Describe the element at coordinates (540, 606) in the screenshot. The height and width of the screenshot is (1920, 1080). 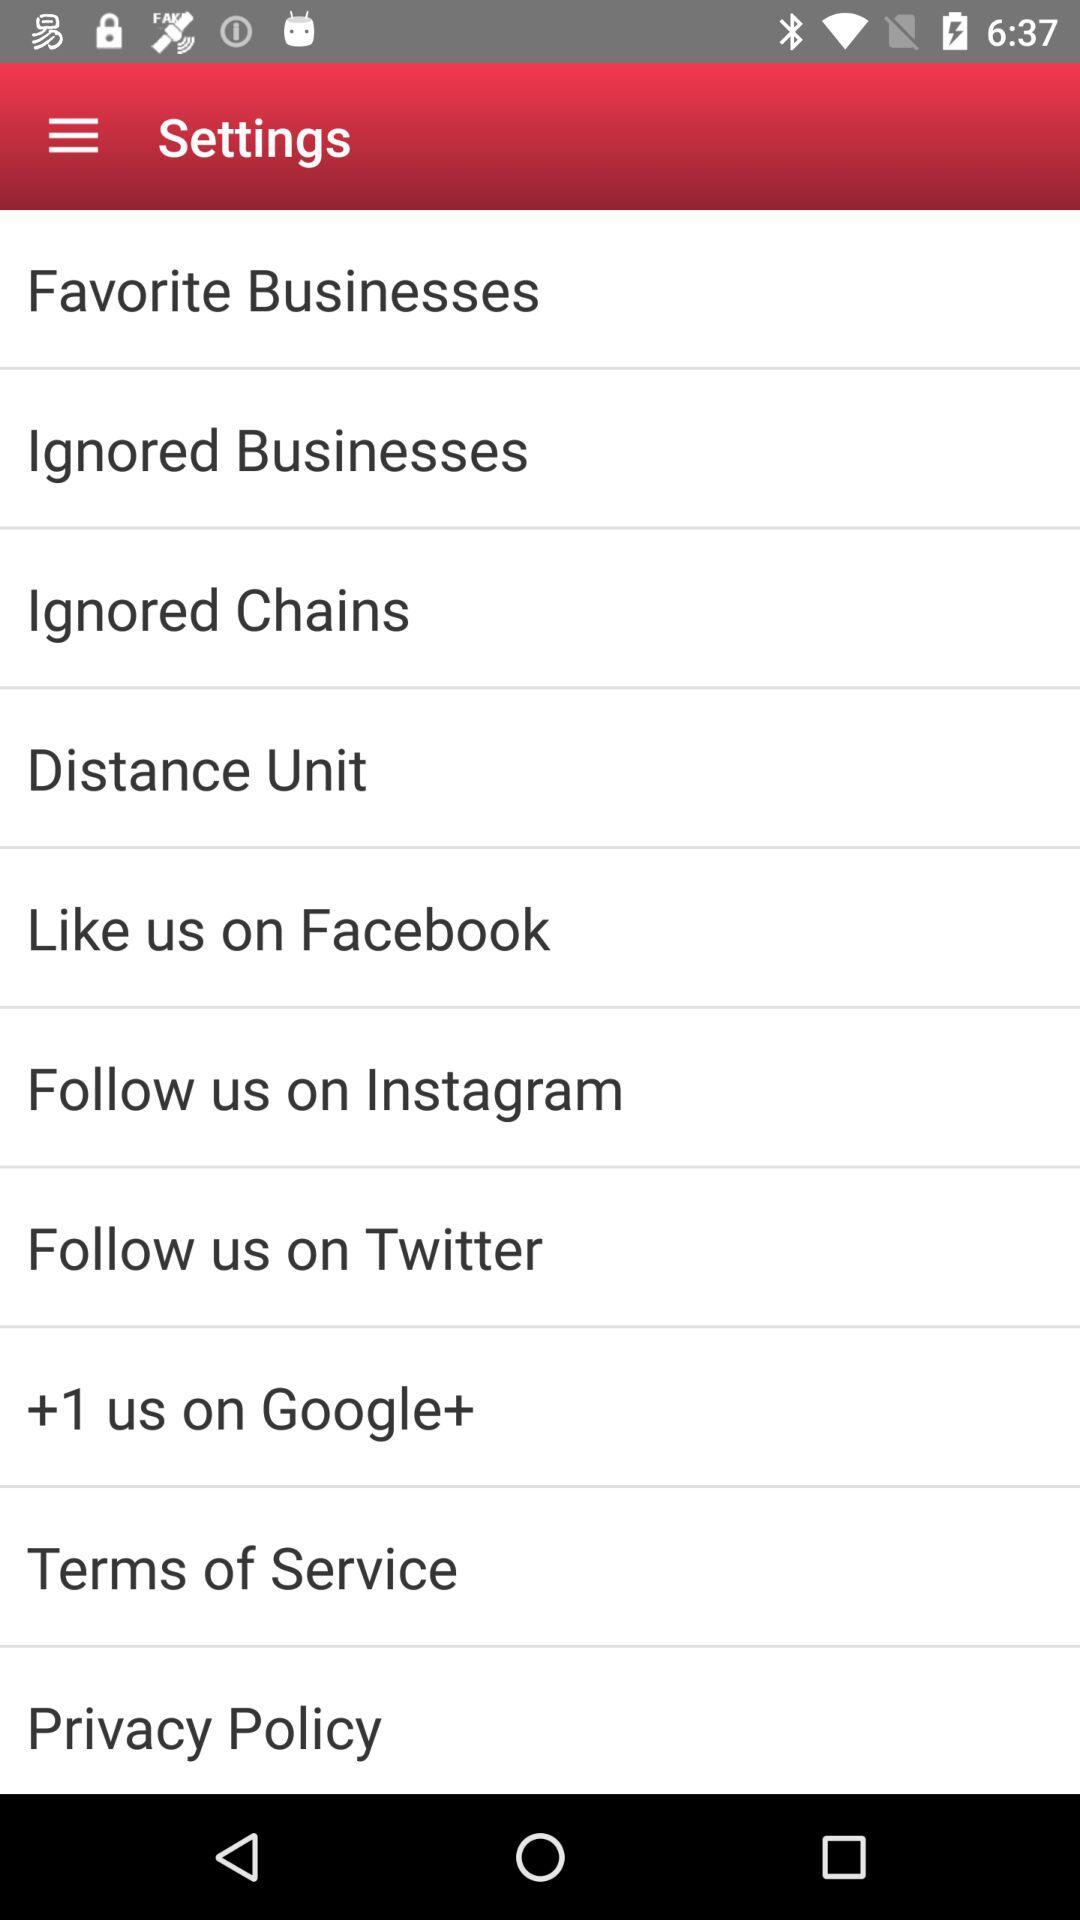
I see `icon above distance unit` at that location.